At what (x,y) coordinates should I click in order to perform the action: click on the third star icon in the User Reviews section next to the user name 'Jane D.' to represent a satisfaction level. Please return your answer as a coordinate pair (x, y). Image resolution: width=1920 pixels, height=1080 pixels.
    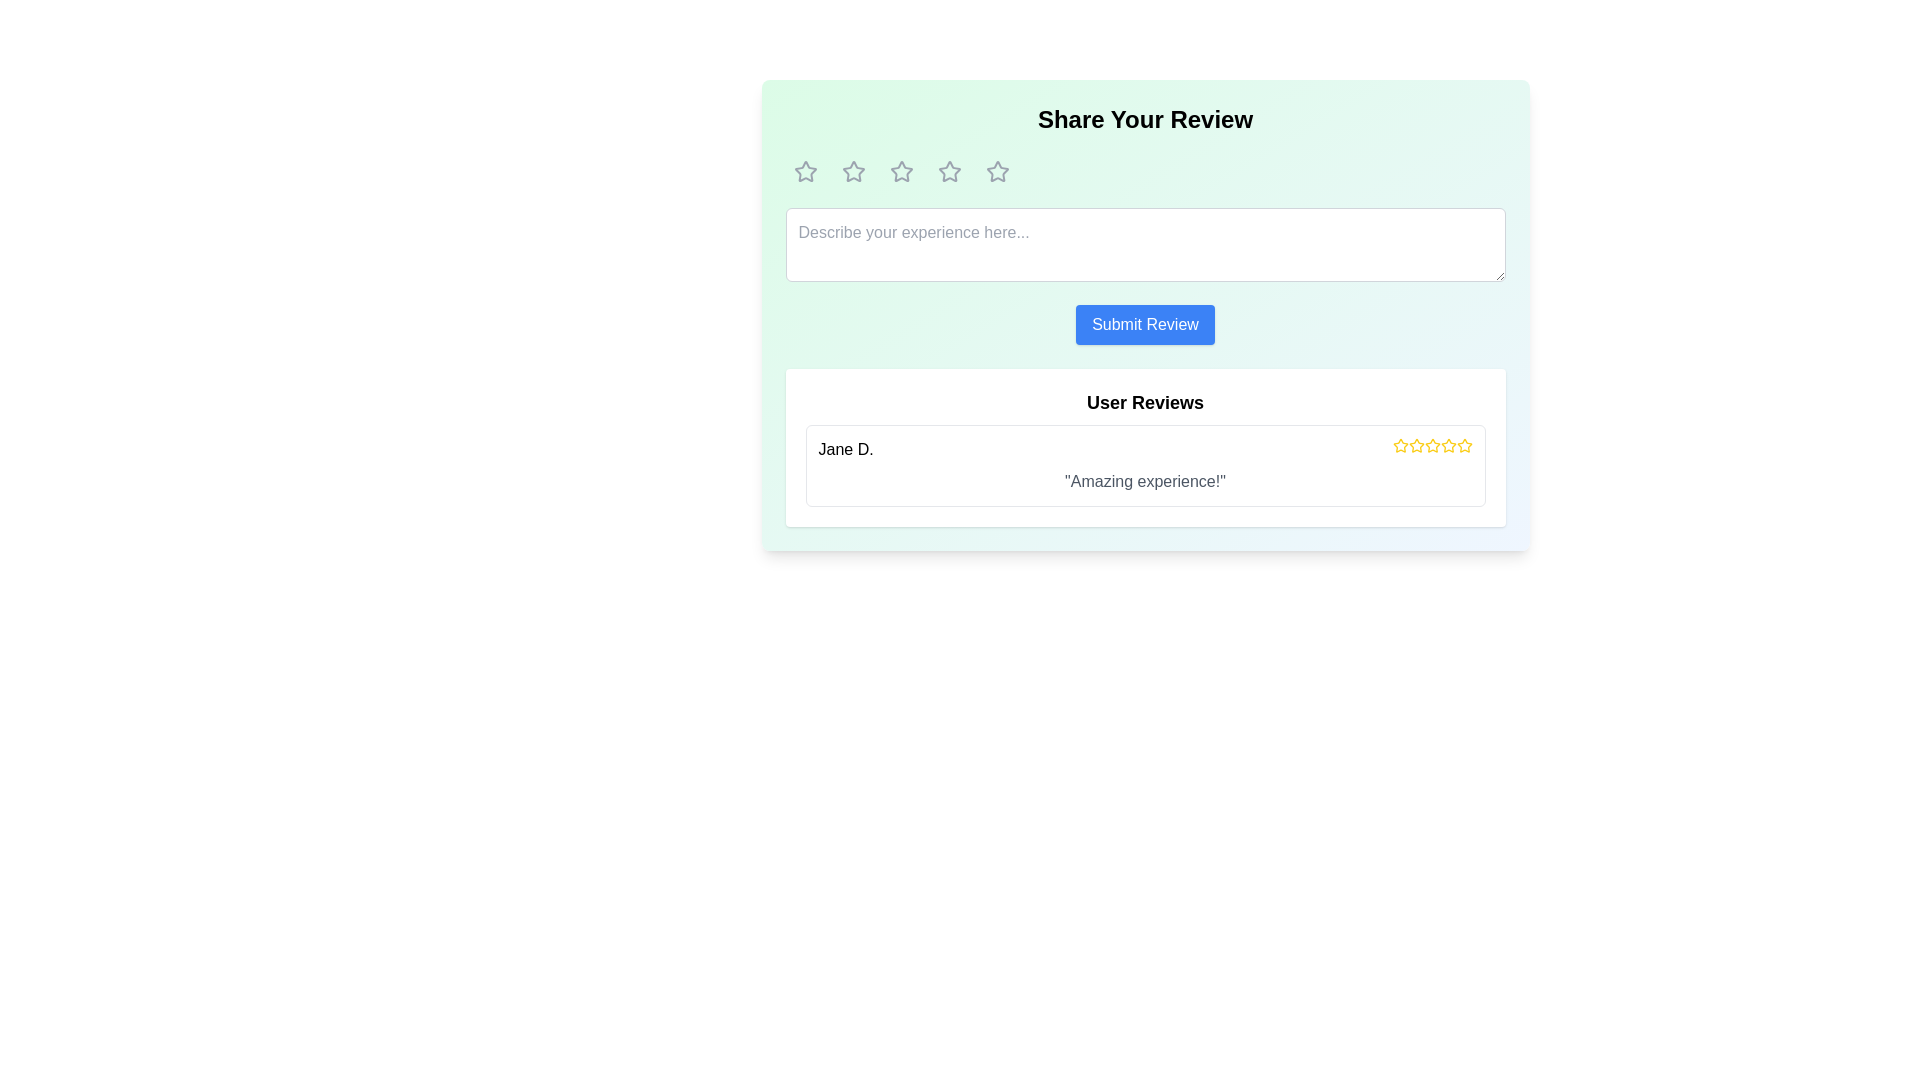
    Looking at the image, I should click on (1431, 450).